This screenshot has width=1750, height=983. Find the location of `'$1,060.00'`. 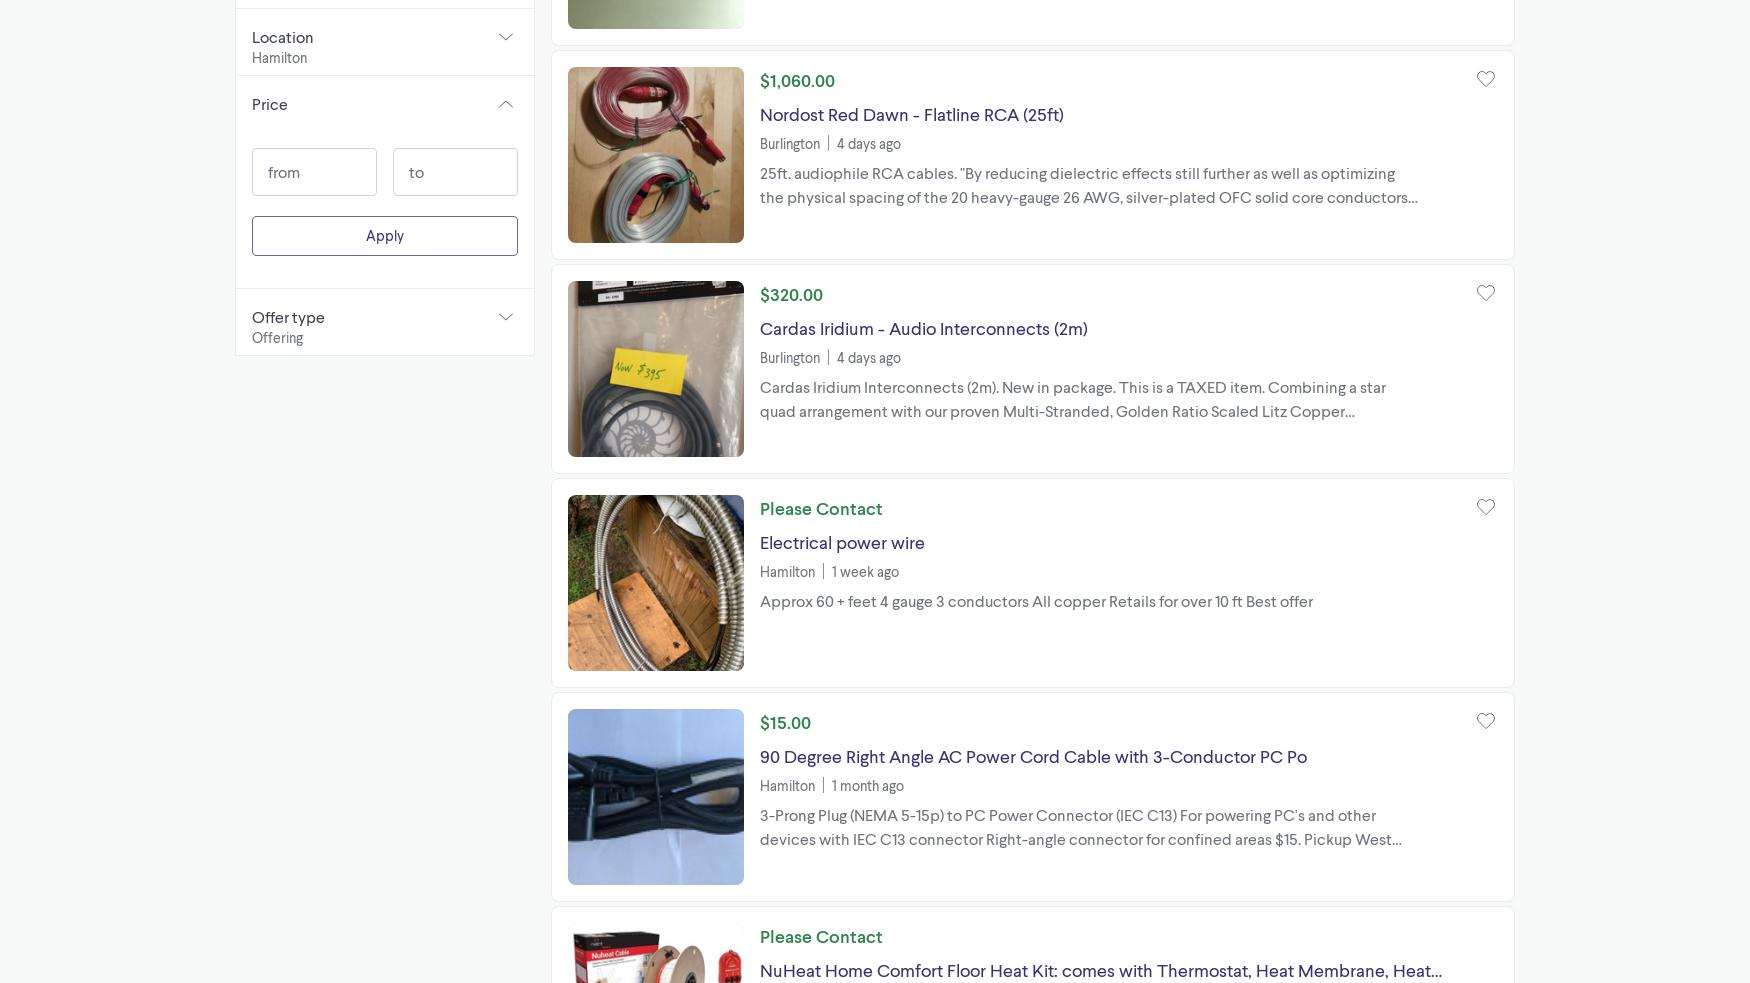

'$1,060.00' is located at coordinates (796, 79).